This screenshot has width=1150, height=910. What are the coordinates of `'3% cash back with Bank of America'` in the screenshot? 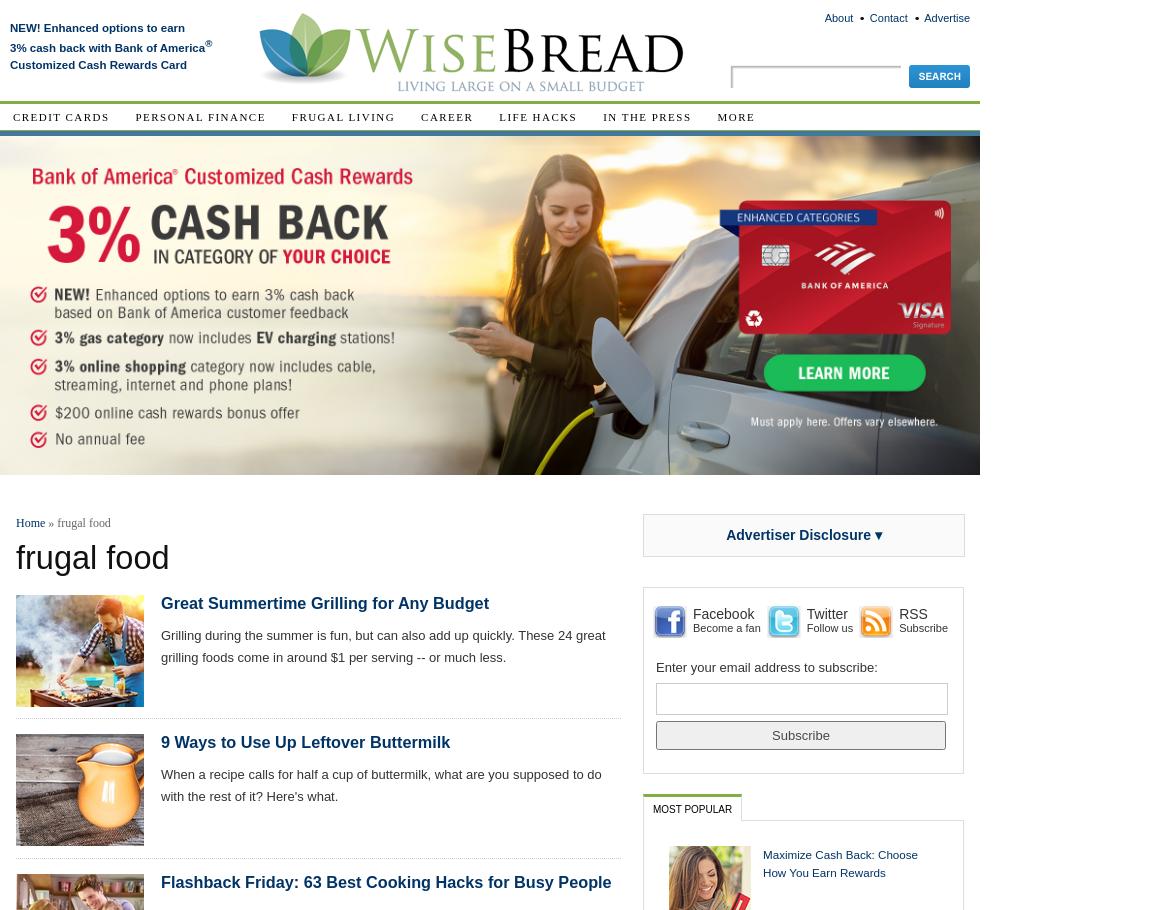 It's located at (106, 47).